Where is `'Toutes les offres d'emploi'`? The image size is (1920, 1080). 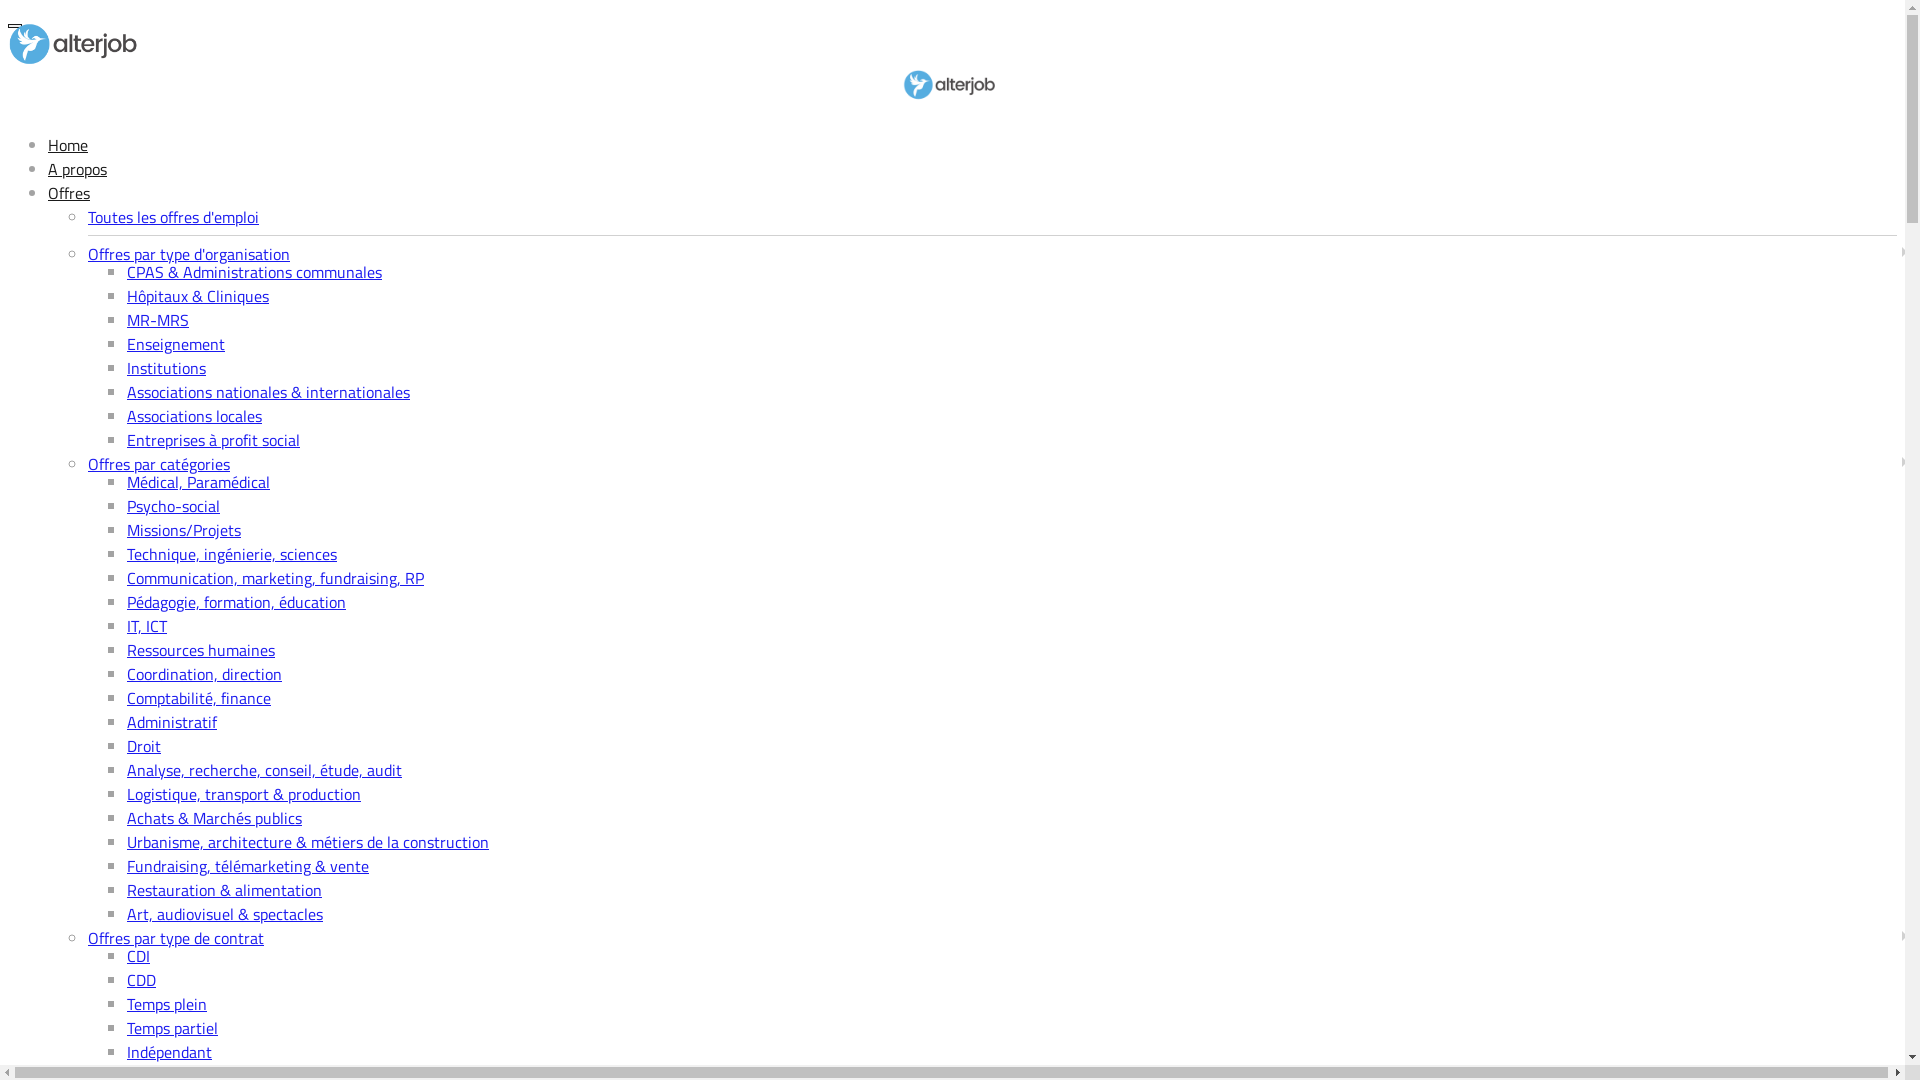
'Toutes les offres d'emploi' is located at coordinates (173, 216).